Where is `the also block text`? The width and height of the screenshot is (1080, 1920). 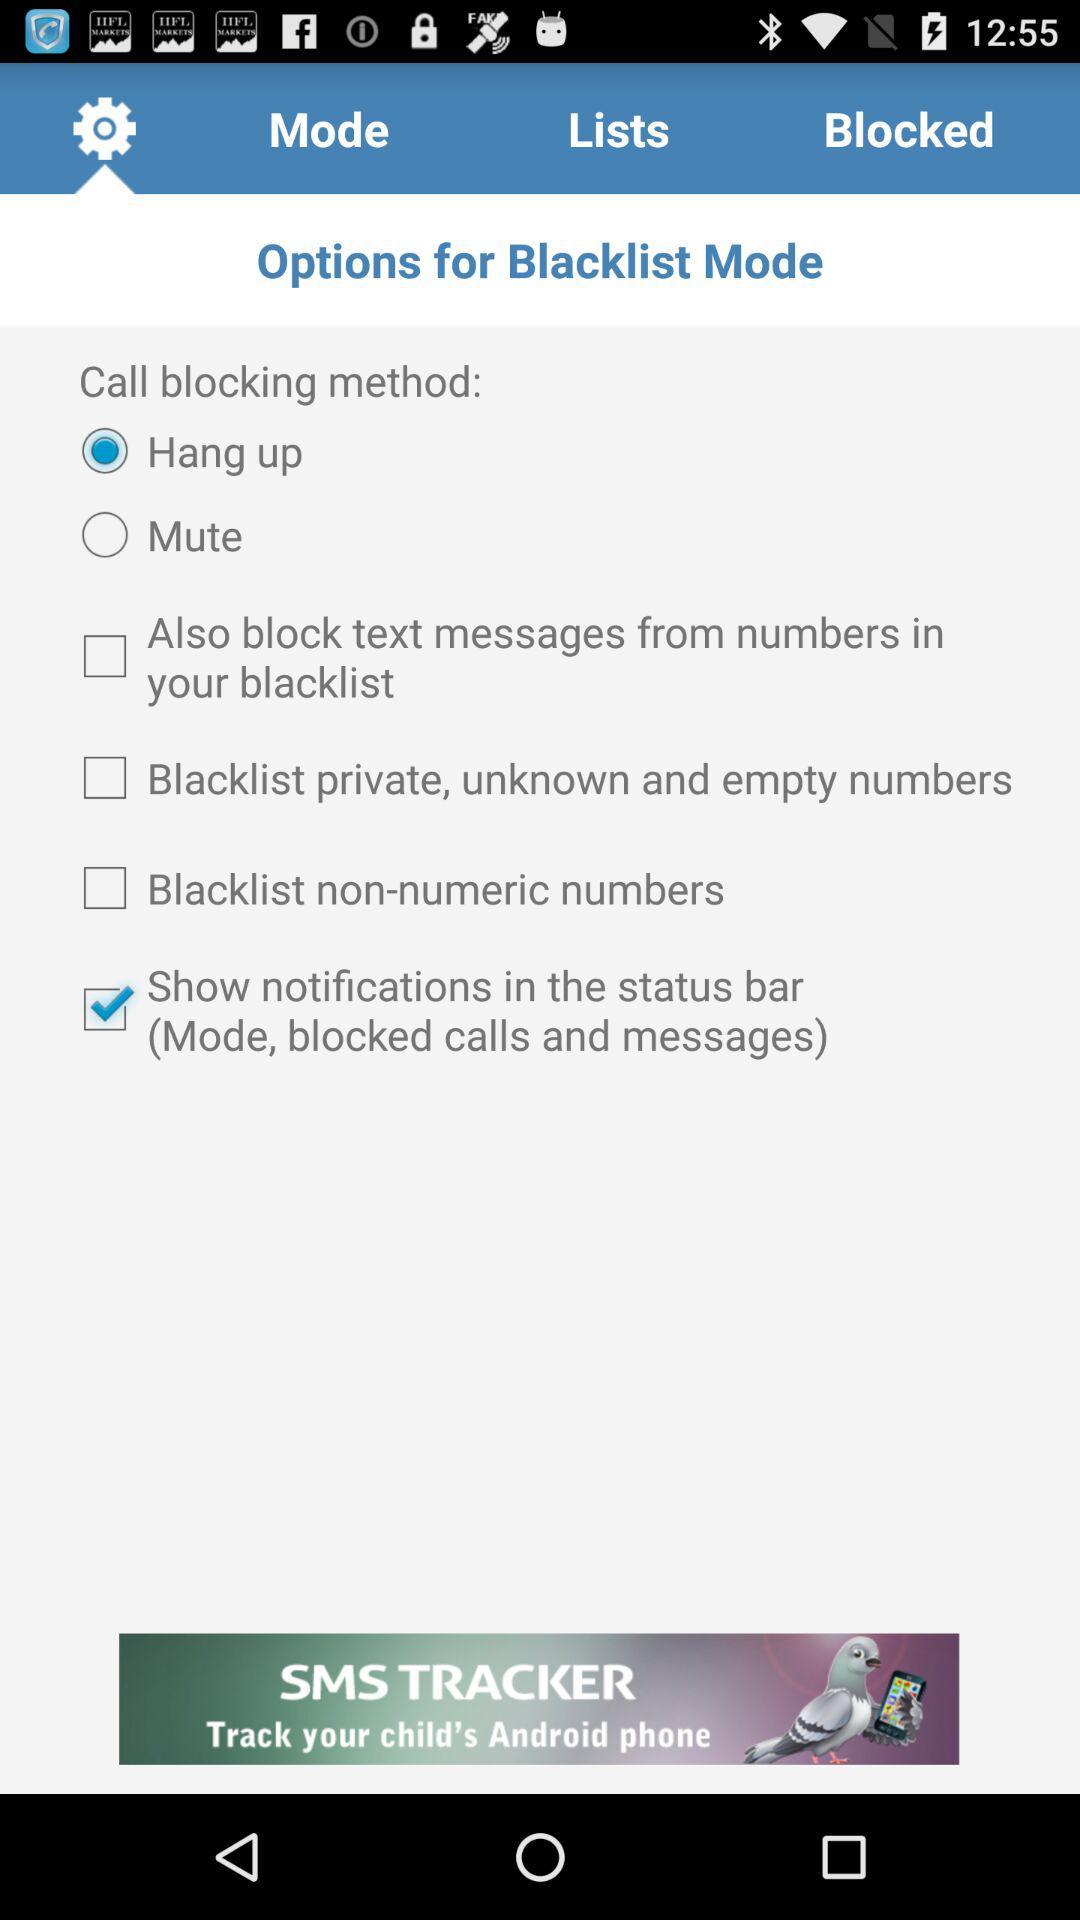
the also block text is located at coordinates (540, 656).